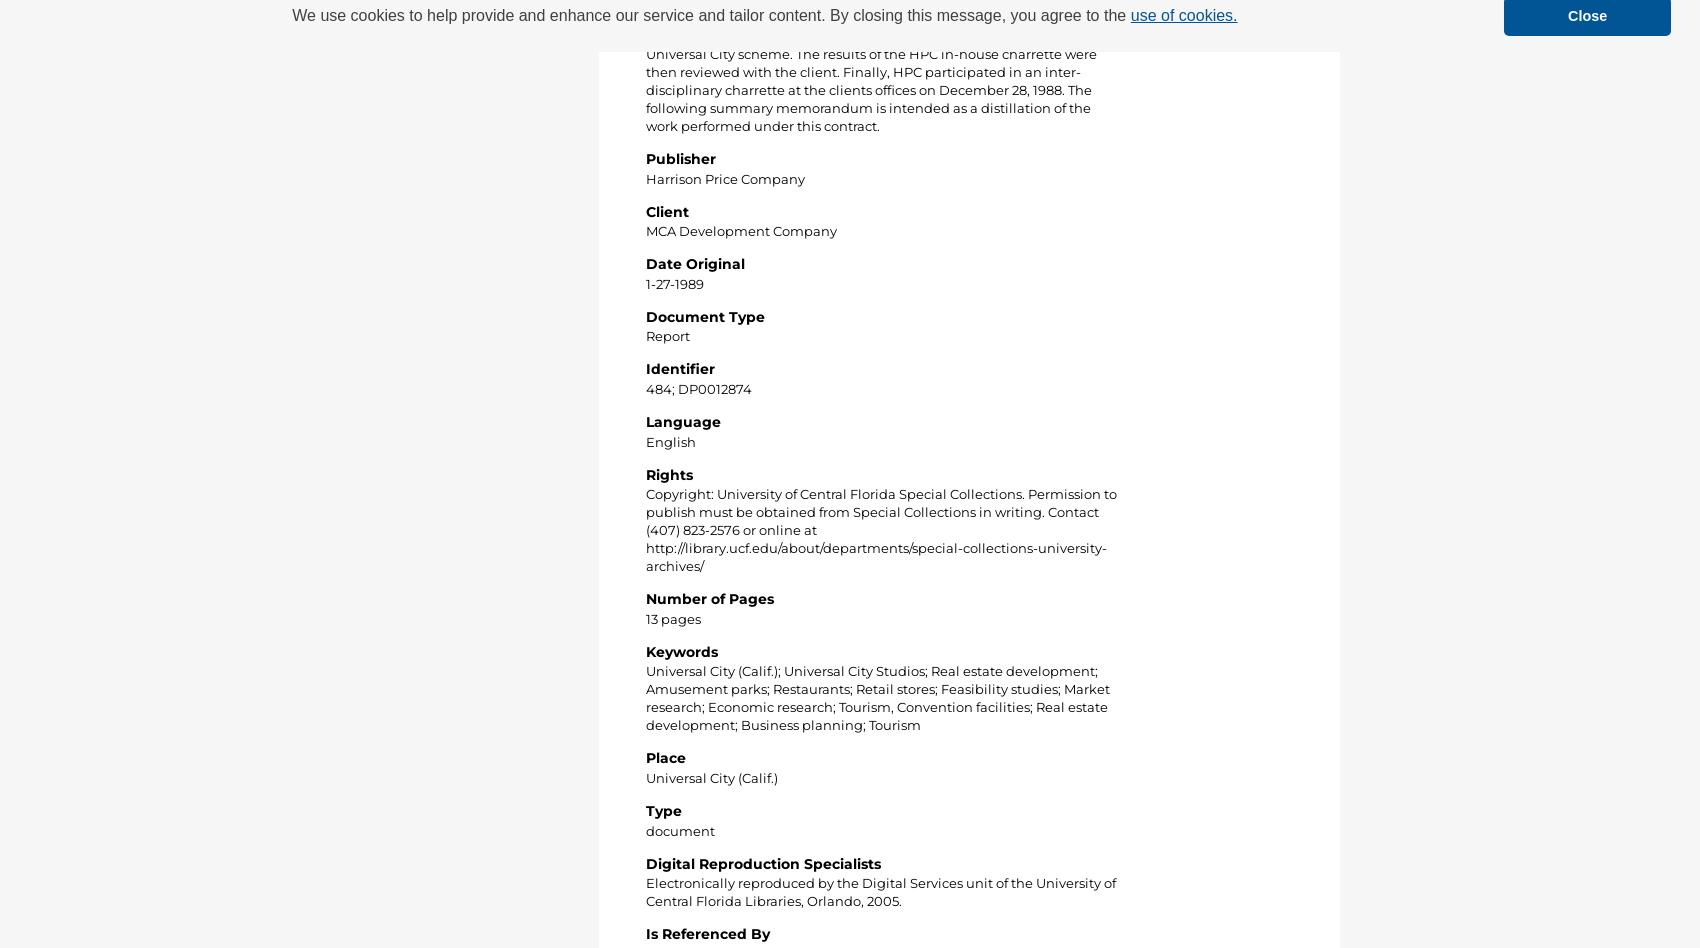  What do you see at coordinates (667, 210) in the screenshot?
I see `'Client'` at bounding box center [667, 210].